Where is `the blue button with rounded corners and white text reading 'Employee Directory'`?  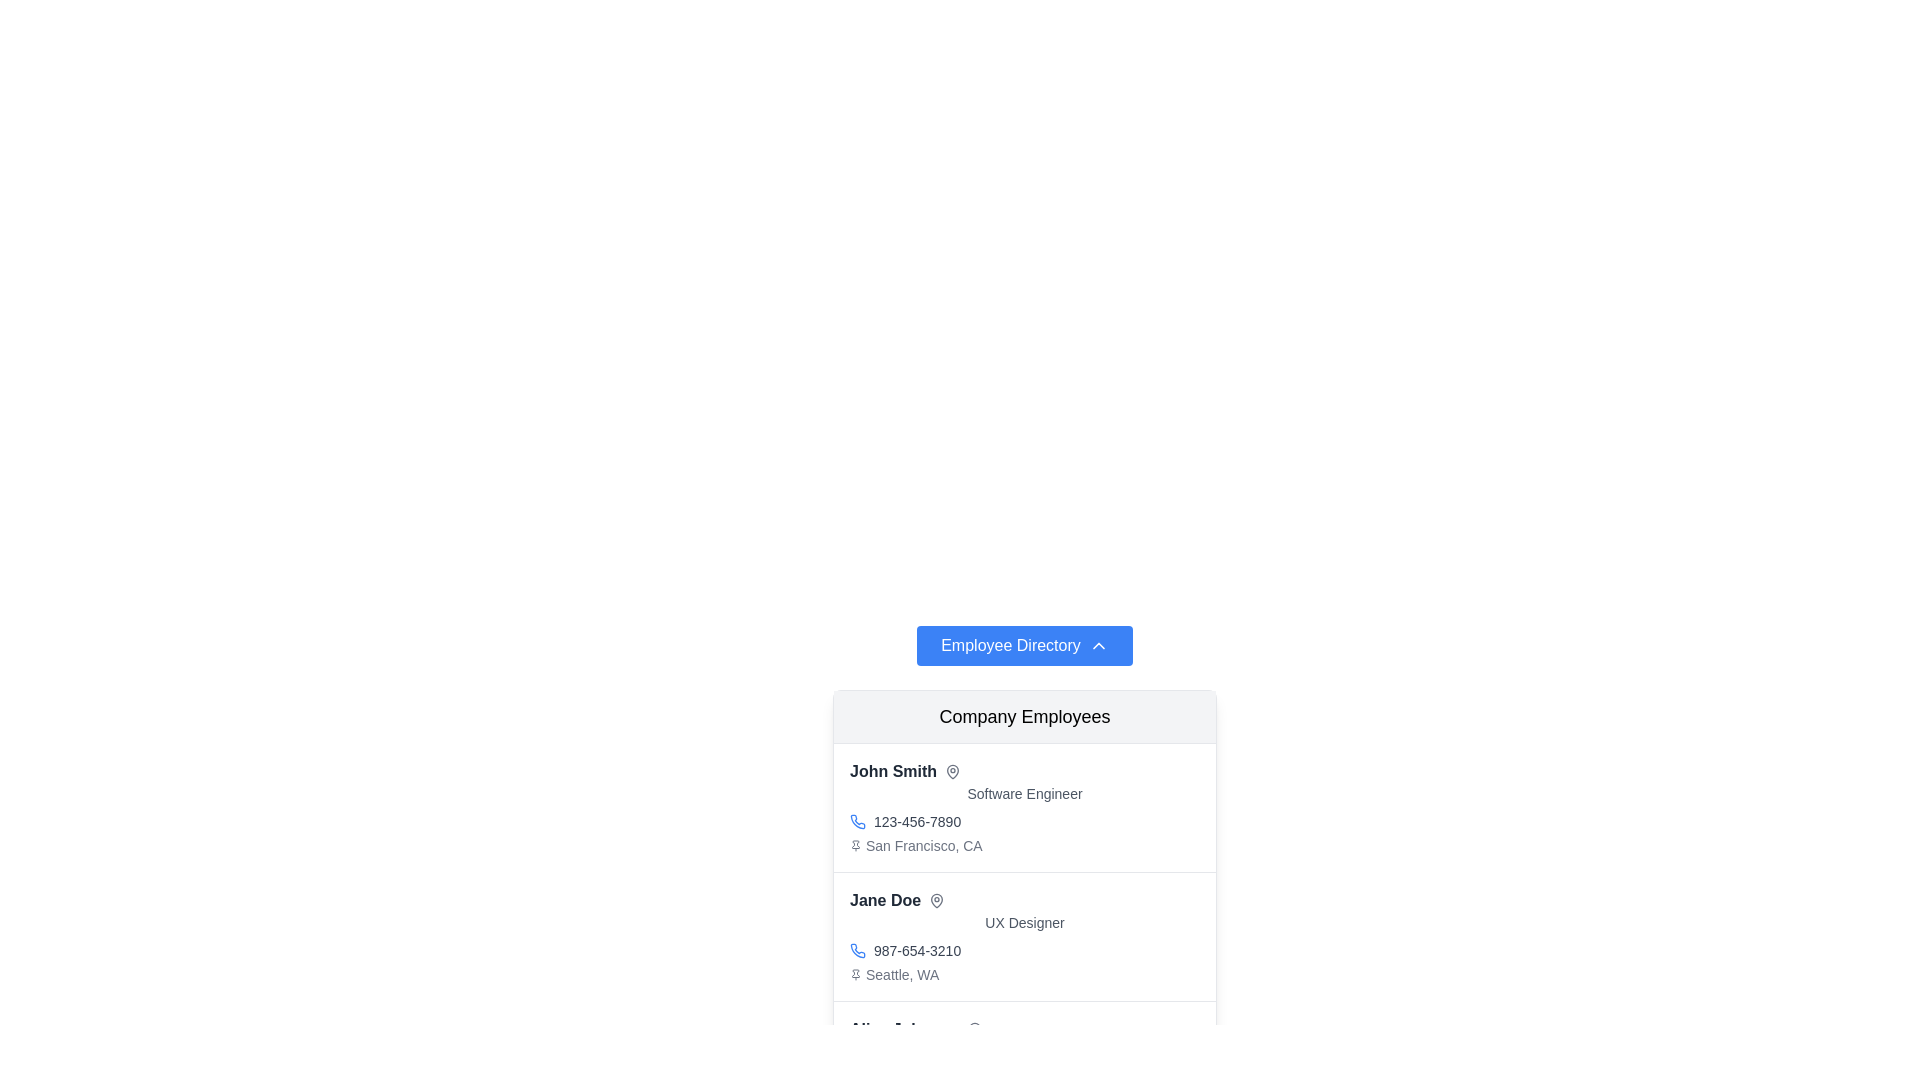
the blue button with rounded corners and white text reading 'Employee Directory' is located at coordinates (1023, 645).